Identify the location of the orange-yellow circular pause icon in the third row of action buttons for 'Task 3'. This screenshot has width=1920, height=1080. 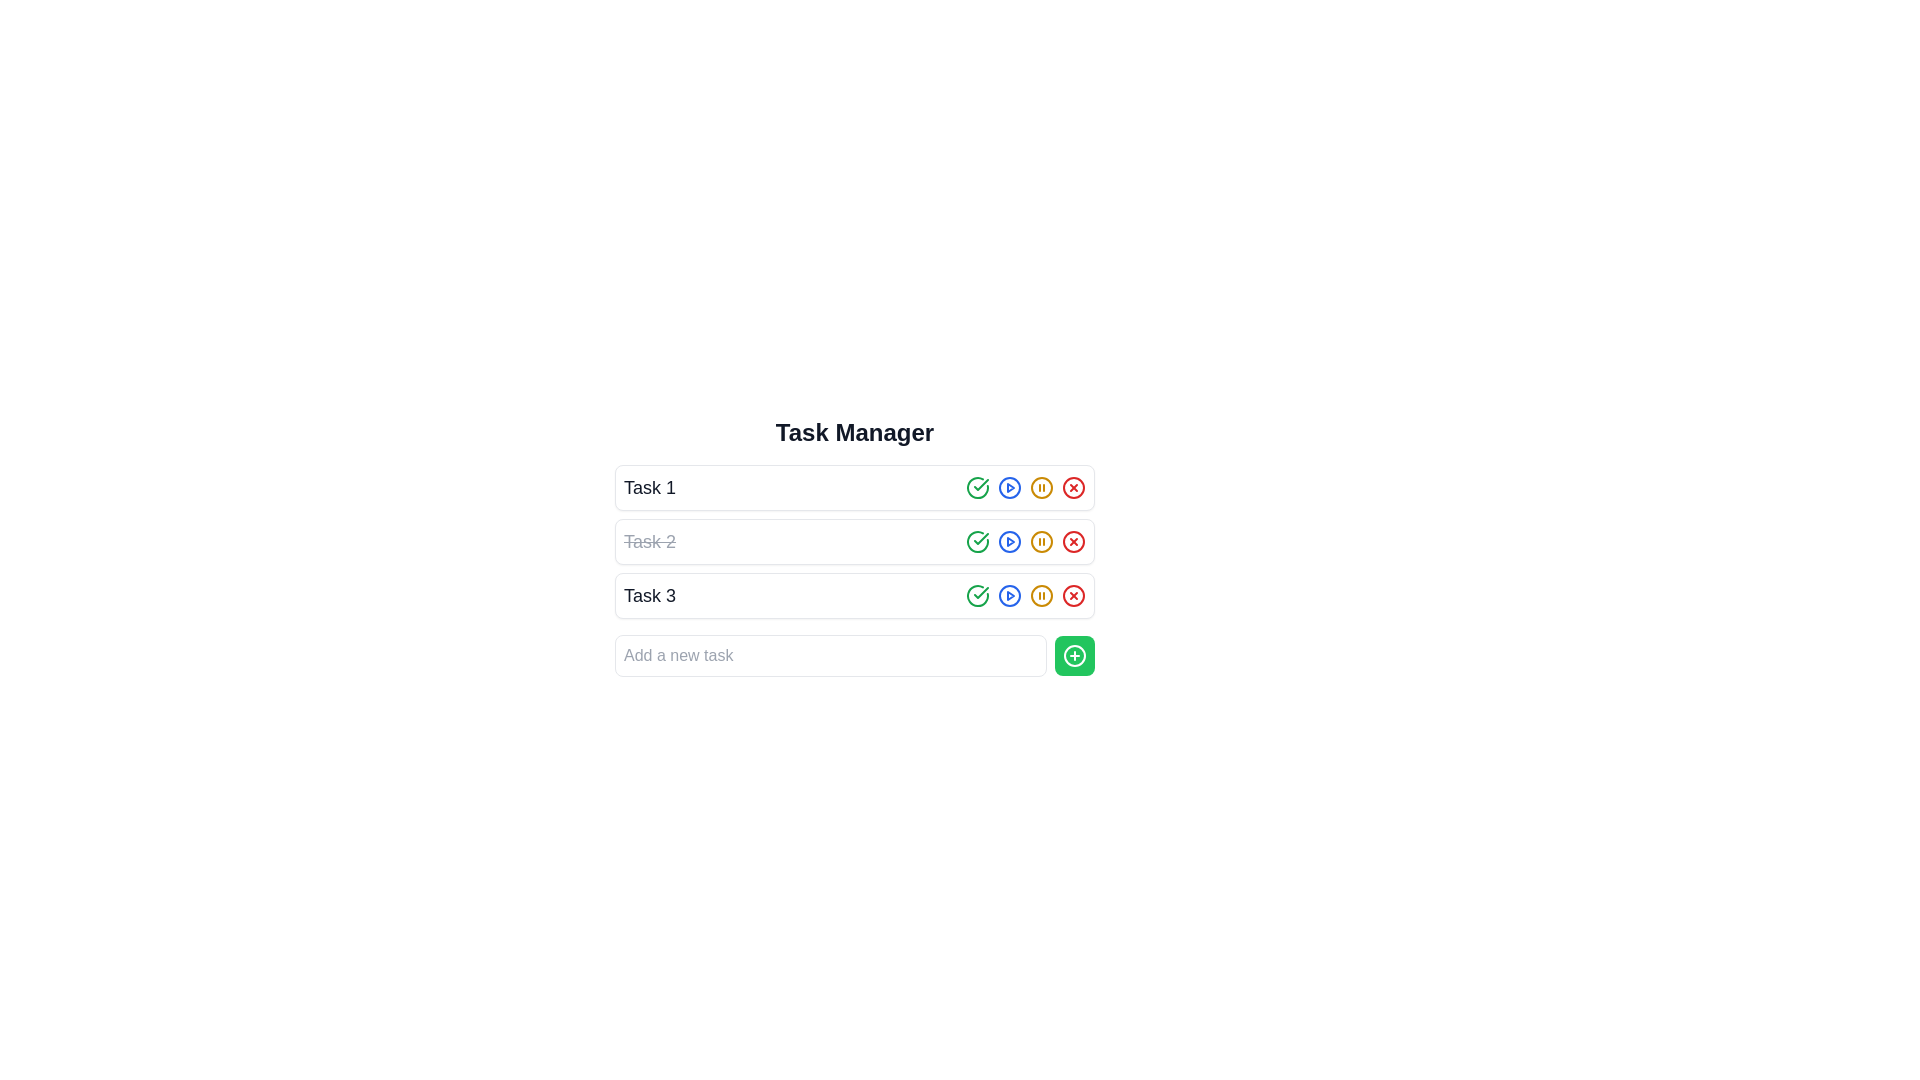
(1040, 542).